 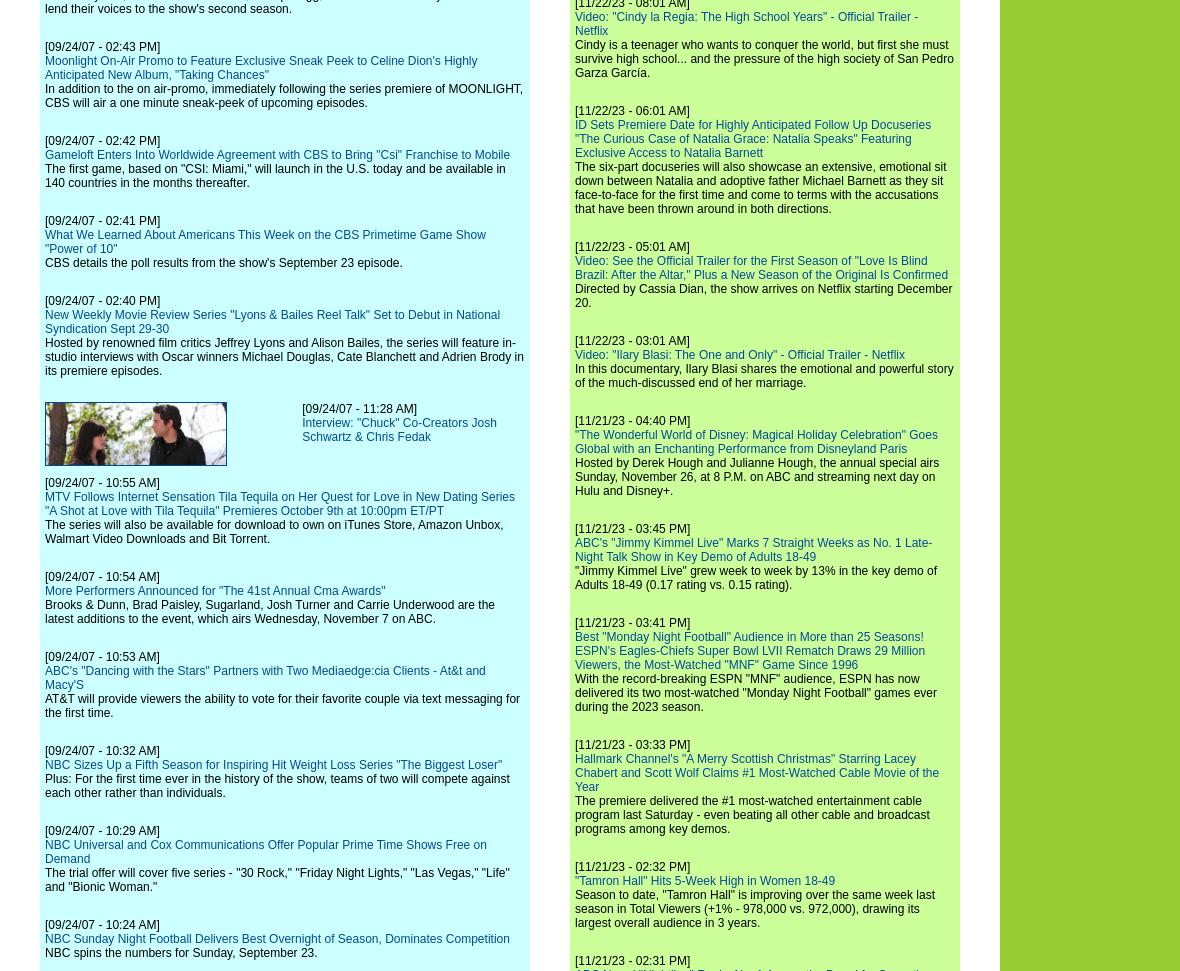 What do you see at coordinates (631, 341) in the screenshot?
I see `'[11/22/23 - 03:01 AM]'` at bounding box center [631, 341].